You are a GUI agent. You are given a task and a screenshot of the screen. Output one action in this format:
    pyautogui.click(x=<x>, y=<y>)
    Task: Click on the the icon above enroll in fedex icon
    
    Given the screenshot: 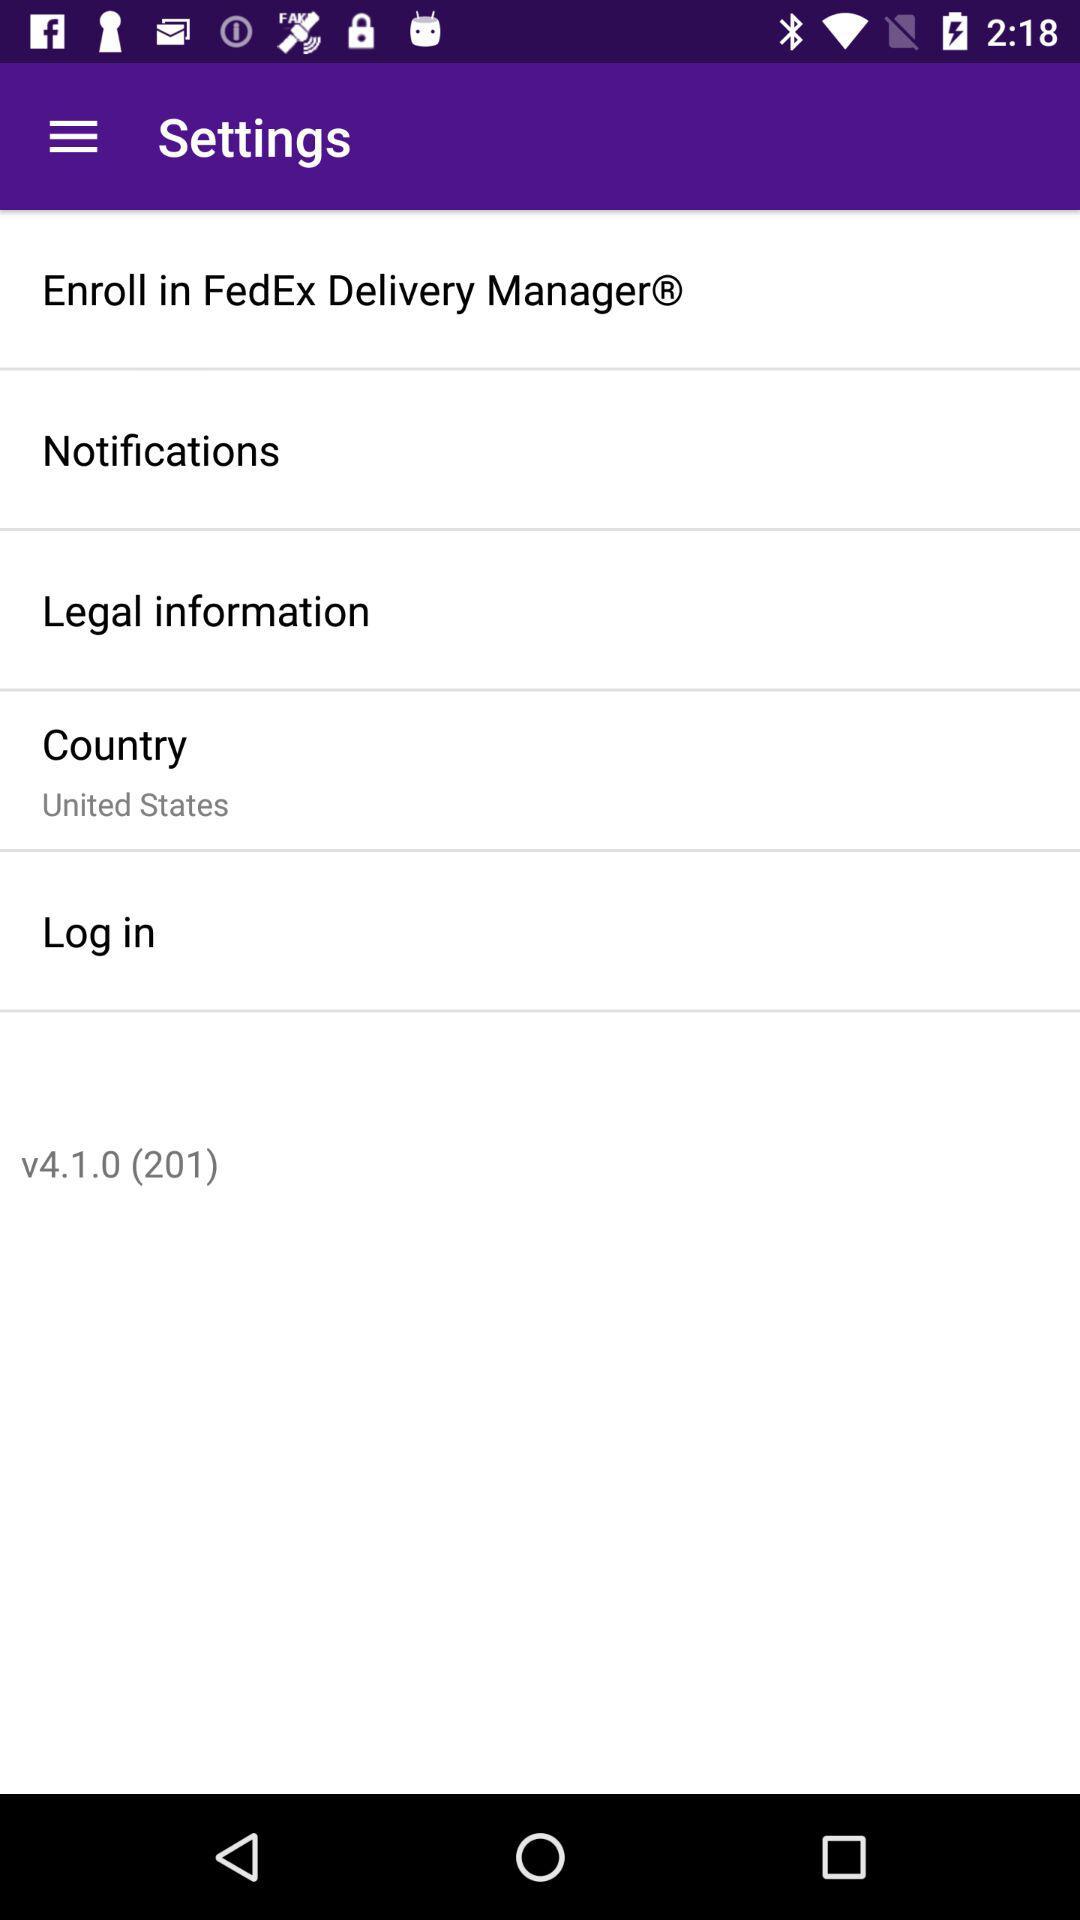 What is the action you would take?
    pyautogui.click(x=72, y=135)
    